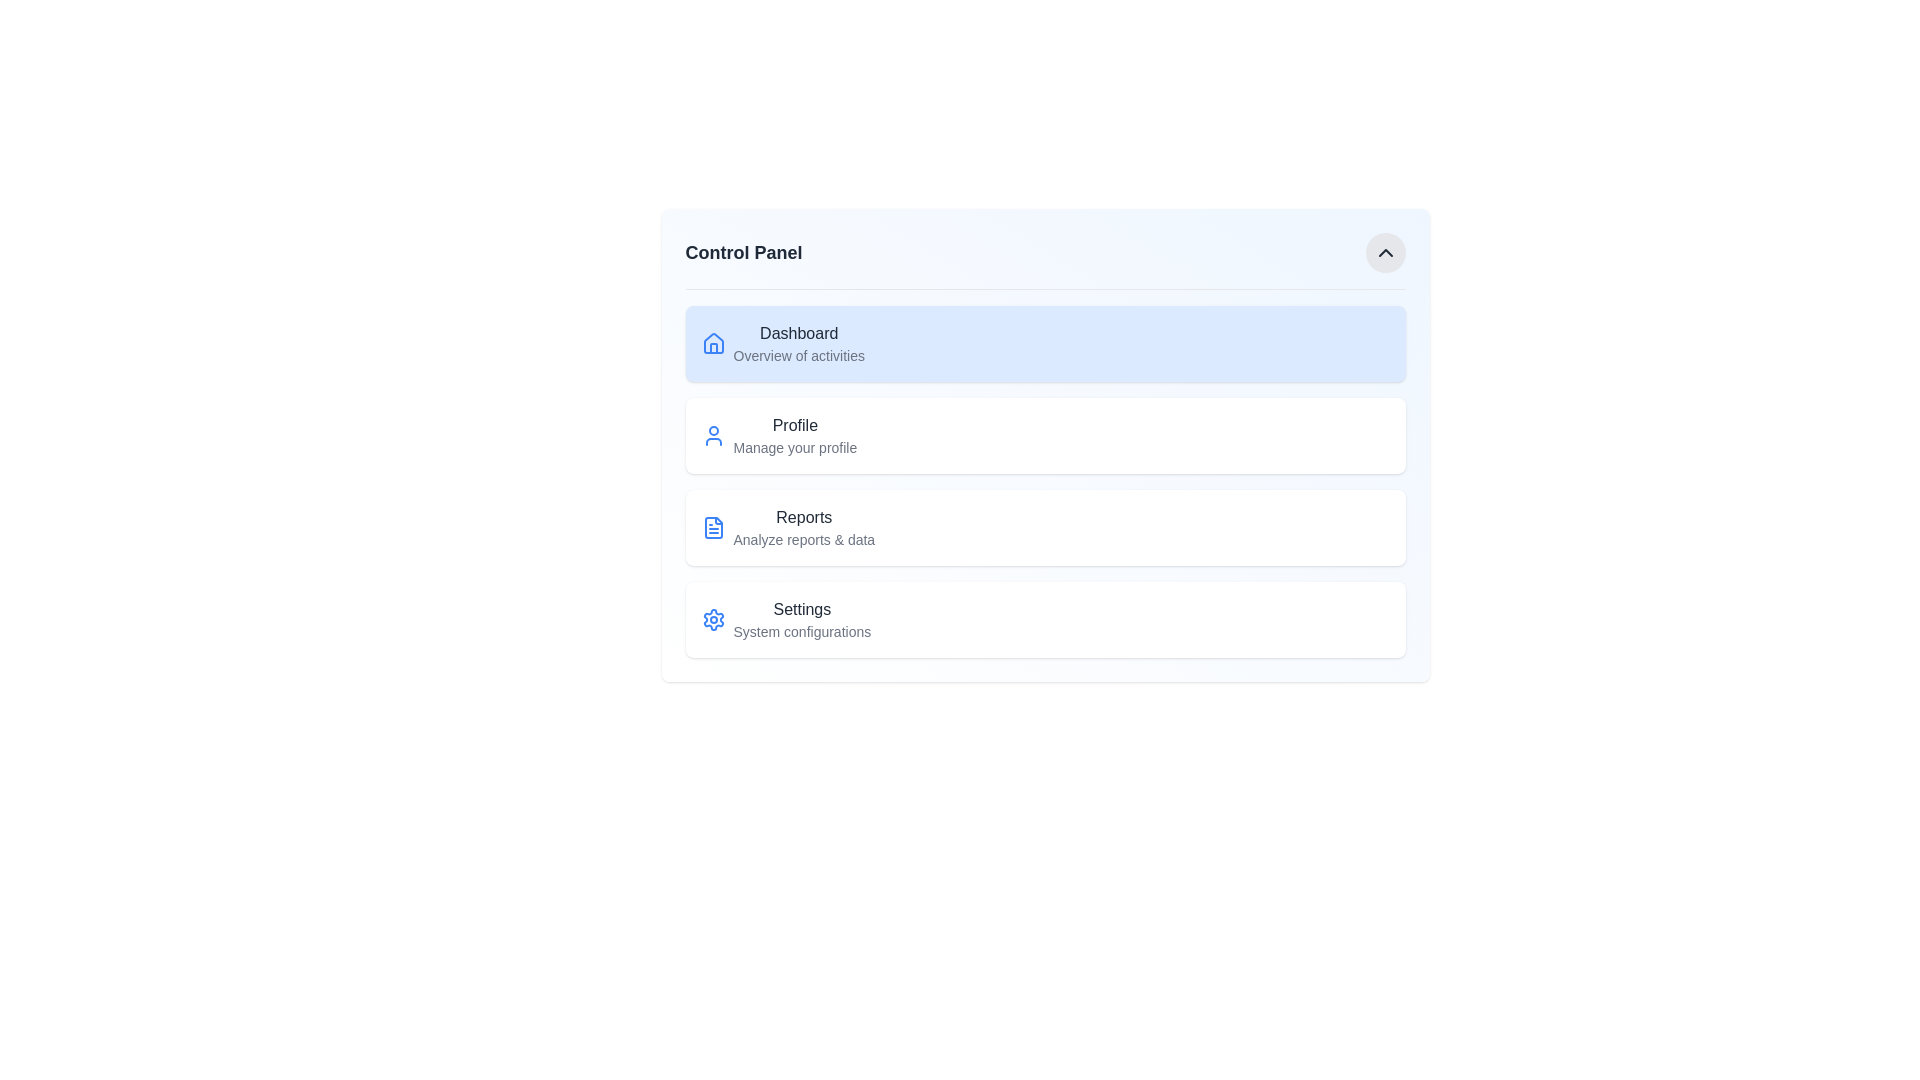 The image size is (1920, 1080). What do you see at coordinates (794, 424) in the screenshot?
I see `the 'Profile' label, which displays the text in a medium font weight and dark gray color, located below the 'Dashboard' menu item and above the 'Reports' menu item in the vertical list menu` at bounding box center [794, 424].